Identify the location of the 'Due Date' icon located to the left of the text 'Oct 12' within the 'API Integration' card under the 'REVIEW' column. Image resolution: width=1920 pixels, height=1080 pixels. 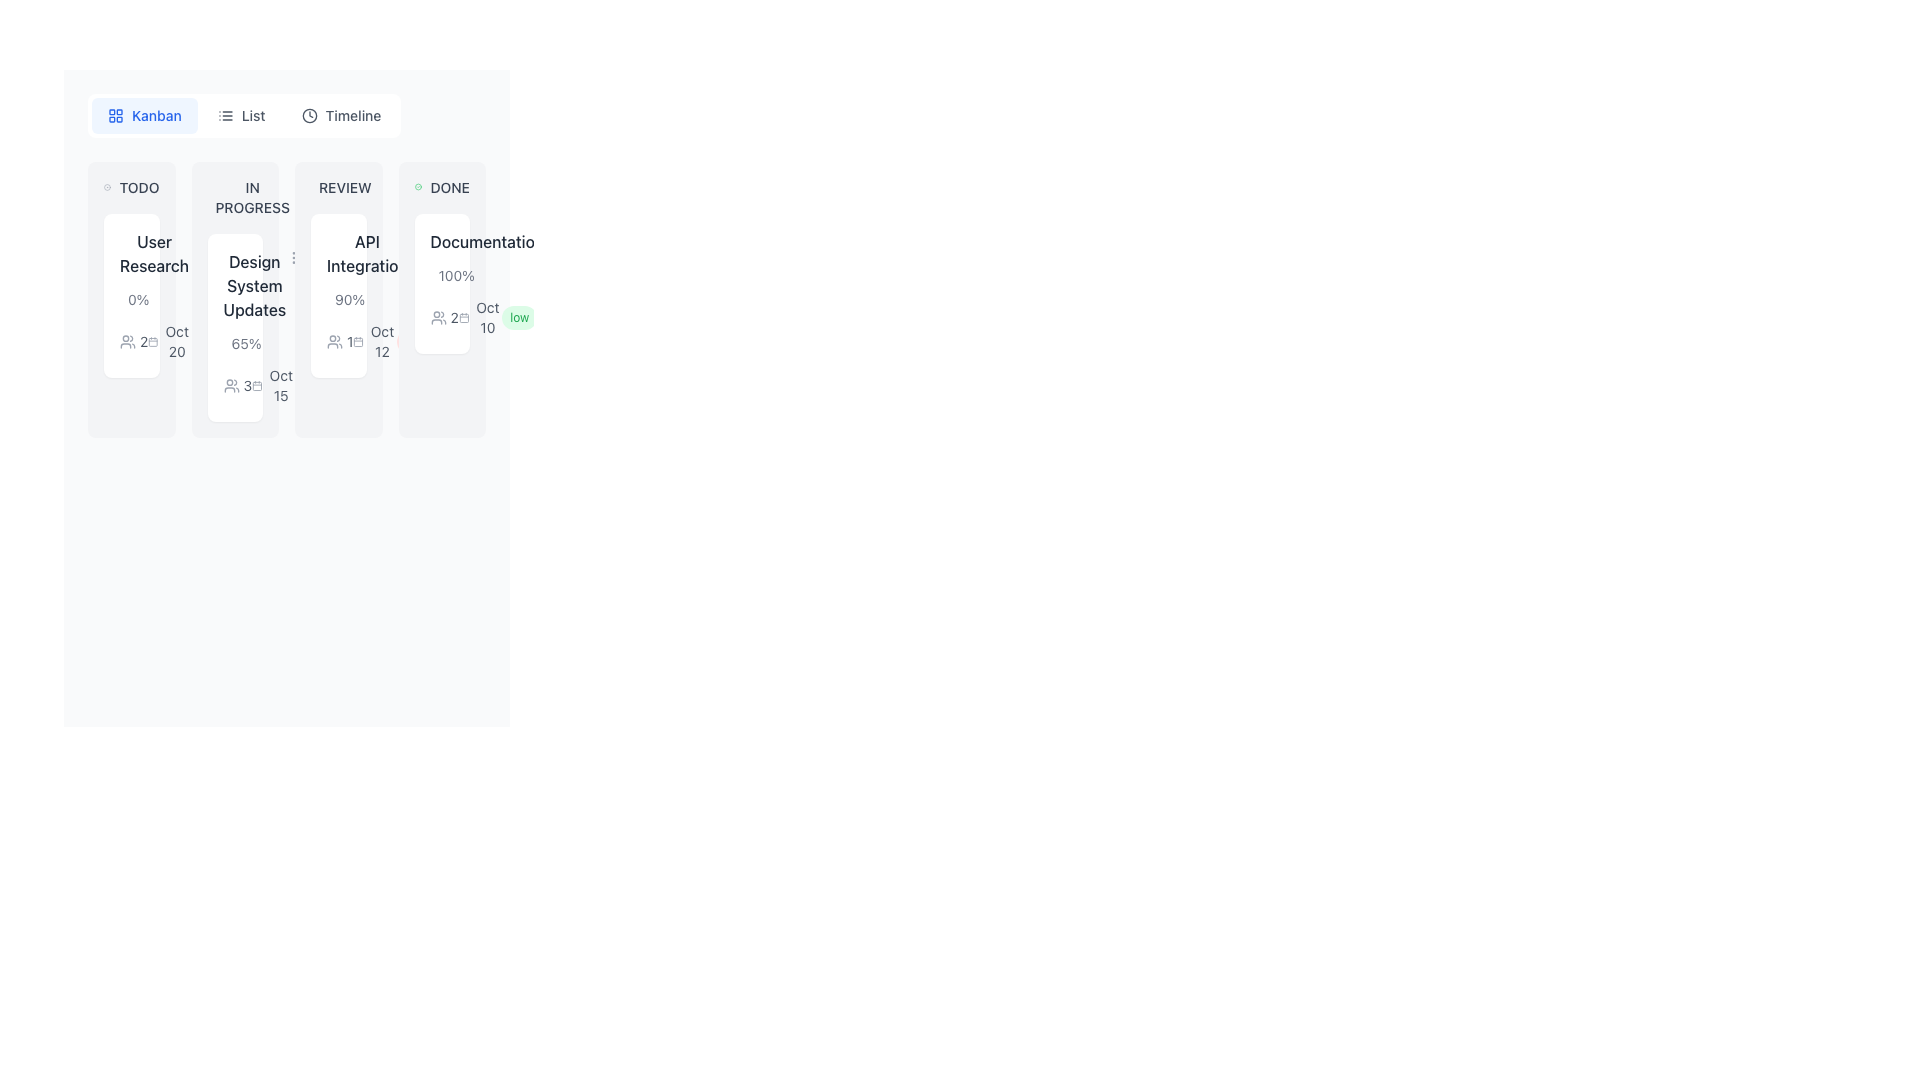
(358, 341).